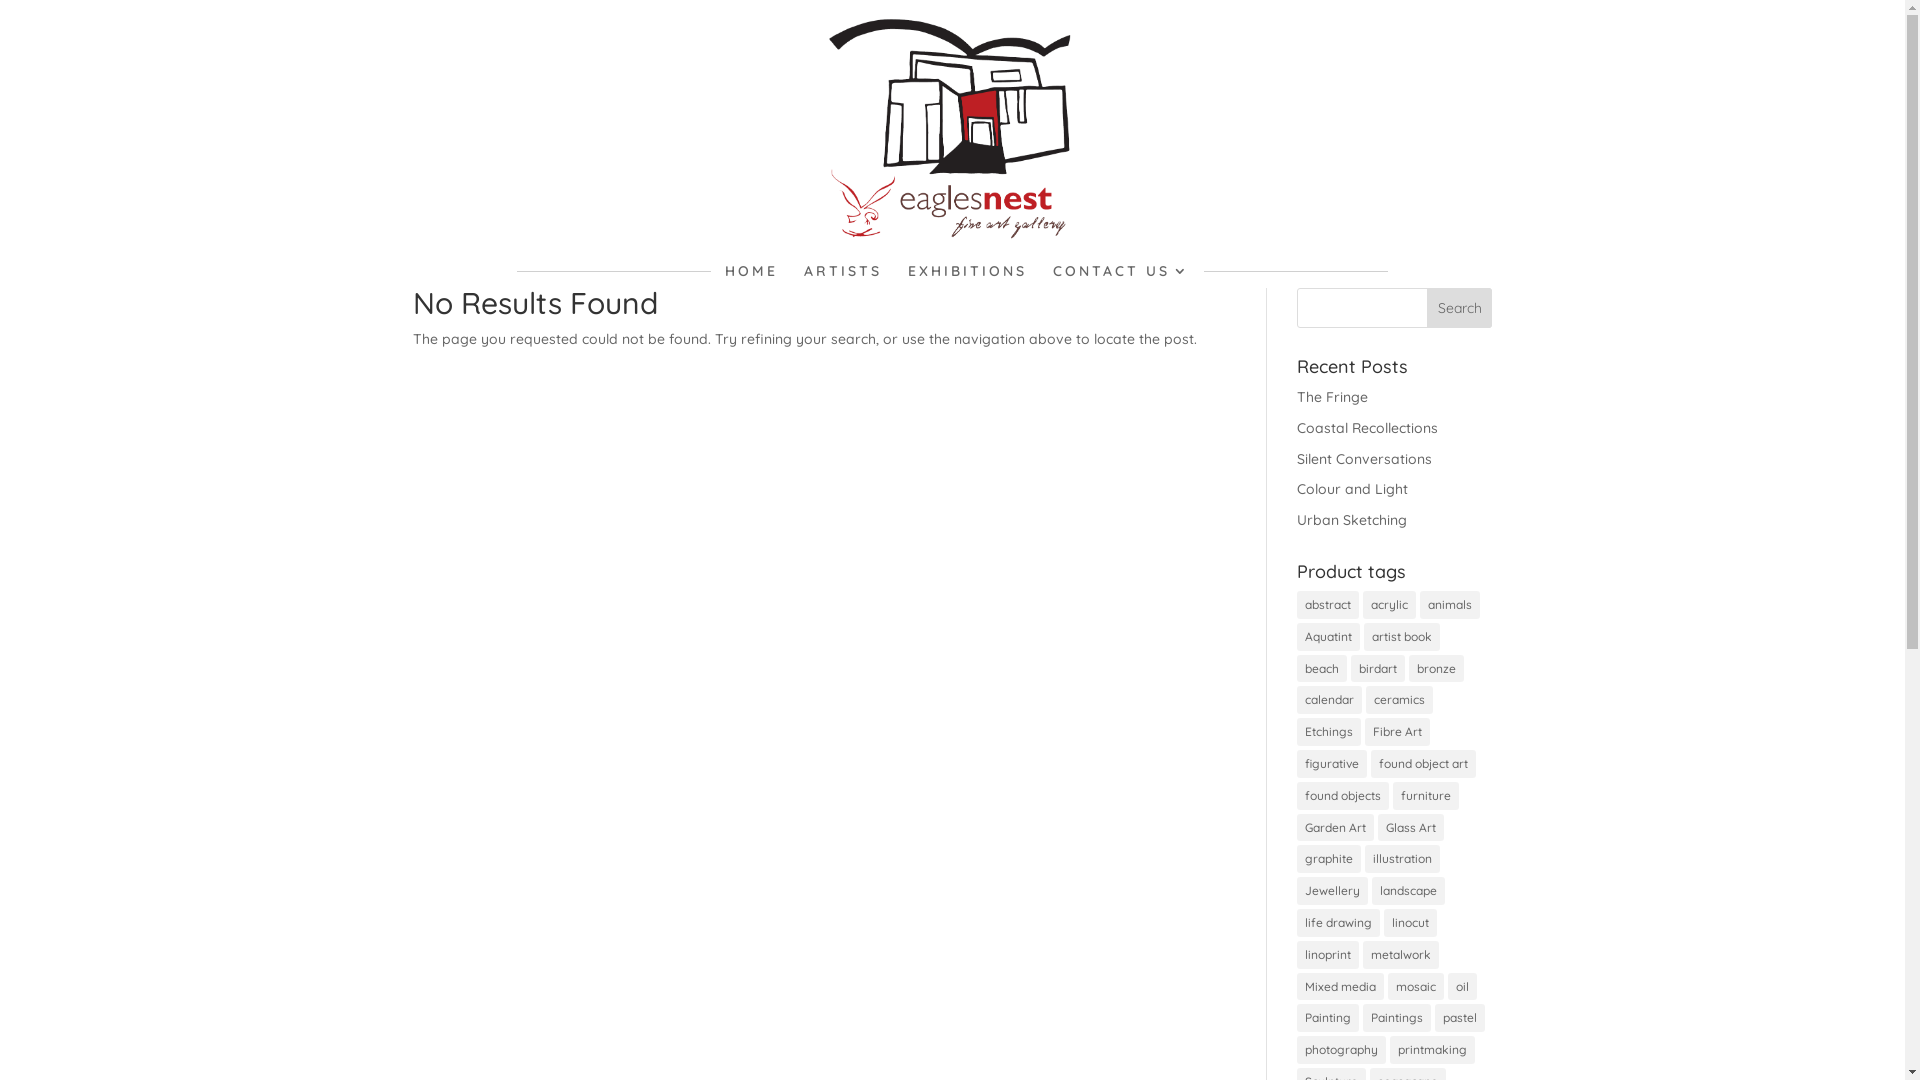 This screenshot has width=1920, height=1080. What do you see at coordinates (1395, 1018) in the screenshot?
I see `'Paintings'` at bounding box center [1395, 1018].